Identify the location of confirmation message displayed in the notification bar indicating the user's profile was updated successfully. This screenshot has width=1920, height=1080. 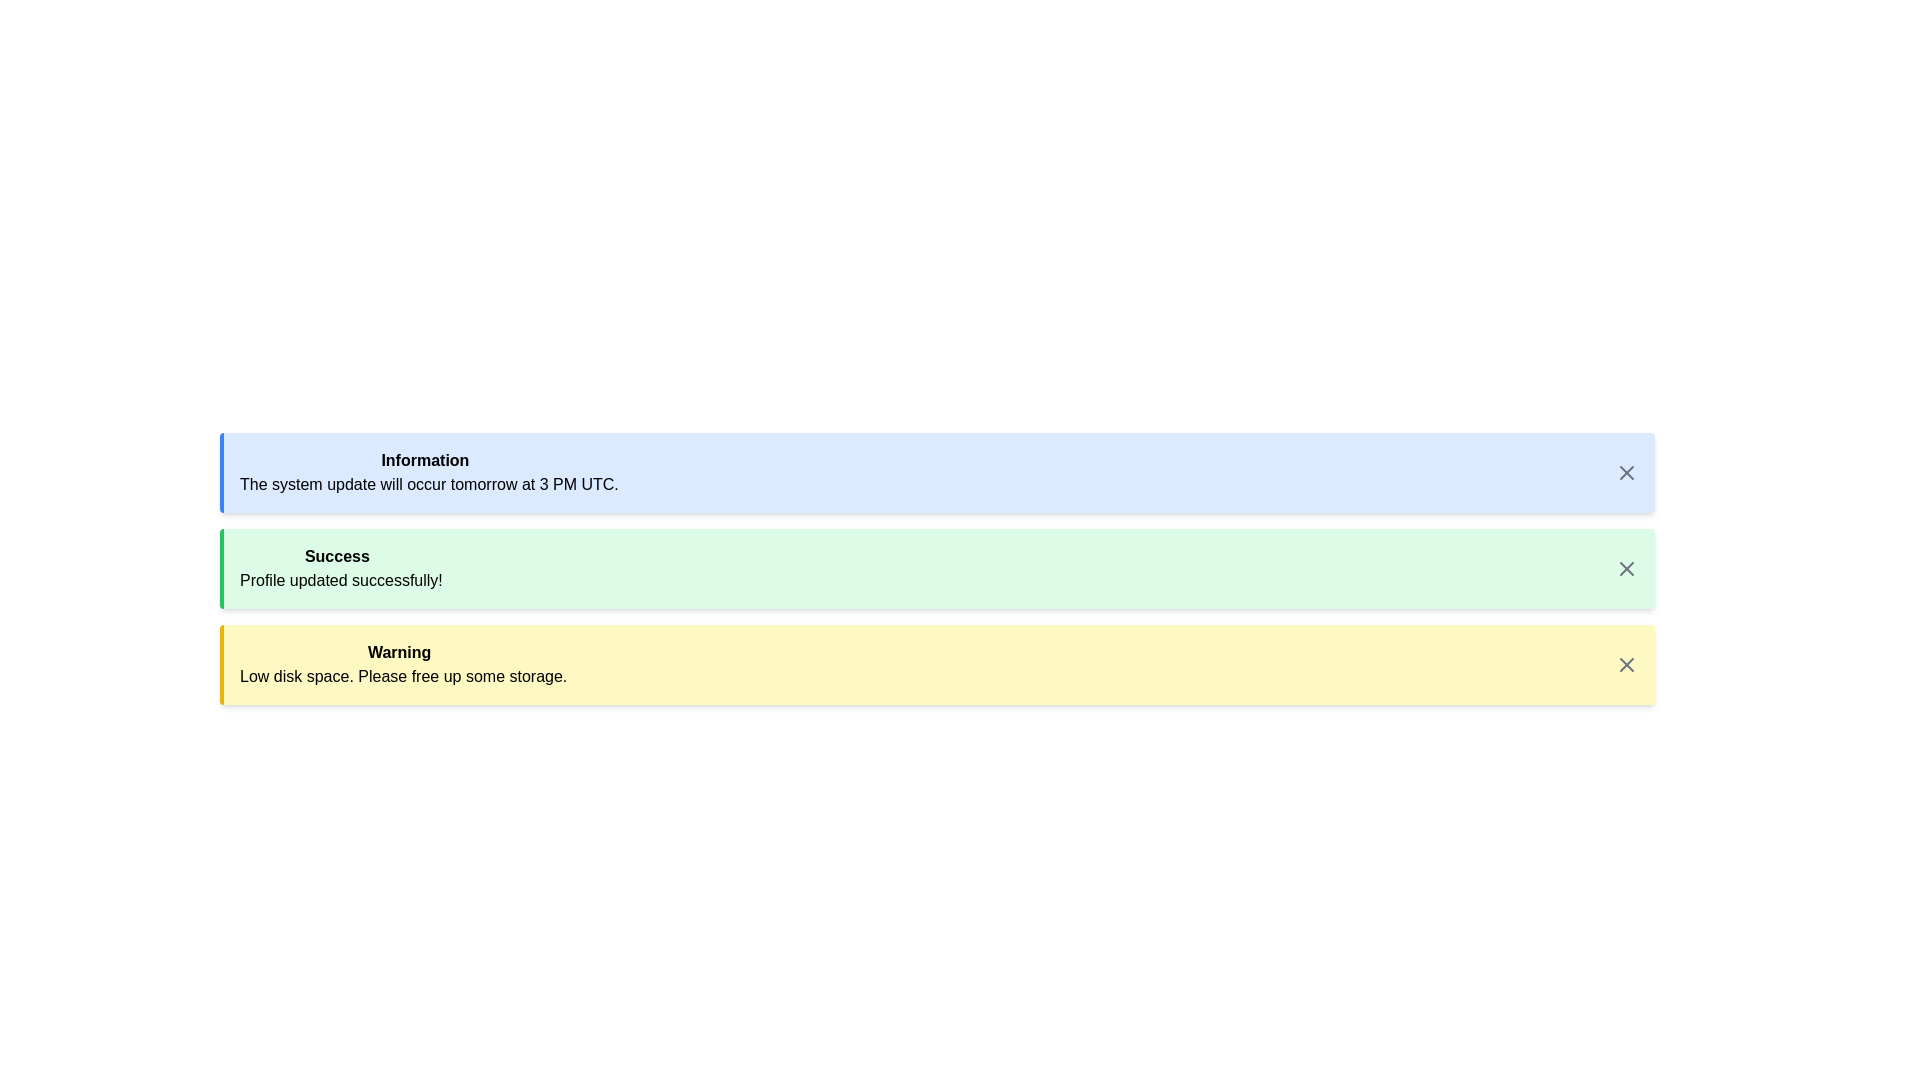
(341, 569).